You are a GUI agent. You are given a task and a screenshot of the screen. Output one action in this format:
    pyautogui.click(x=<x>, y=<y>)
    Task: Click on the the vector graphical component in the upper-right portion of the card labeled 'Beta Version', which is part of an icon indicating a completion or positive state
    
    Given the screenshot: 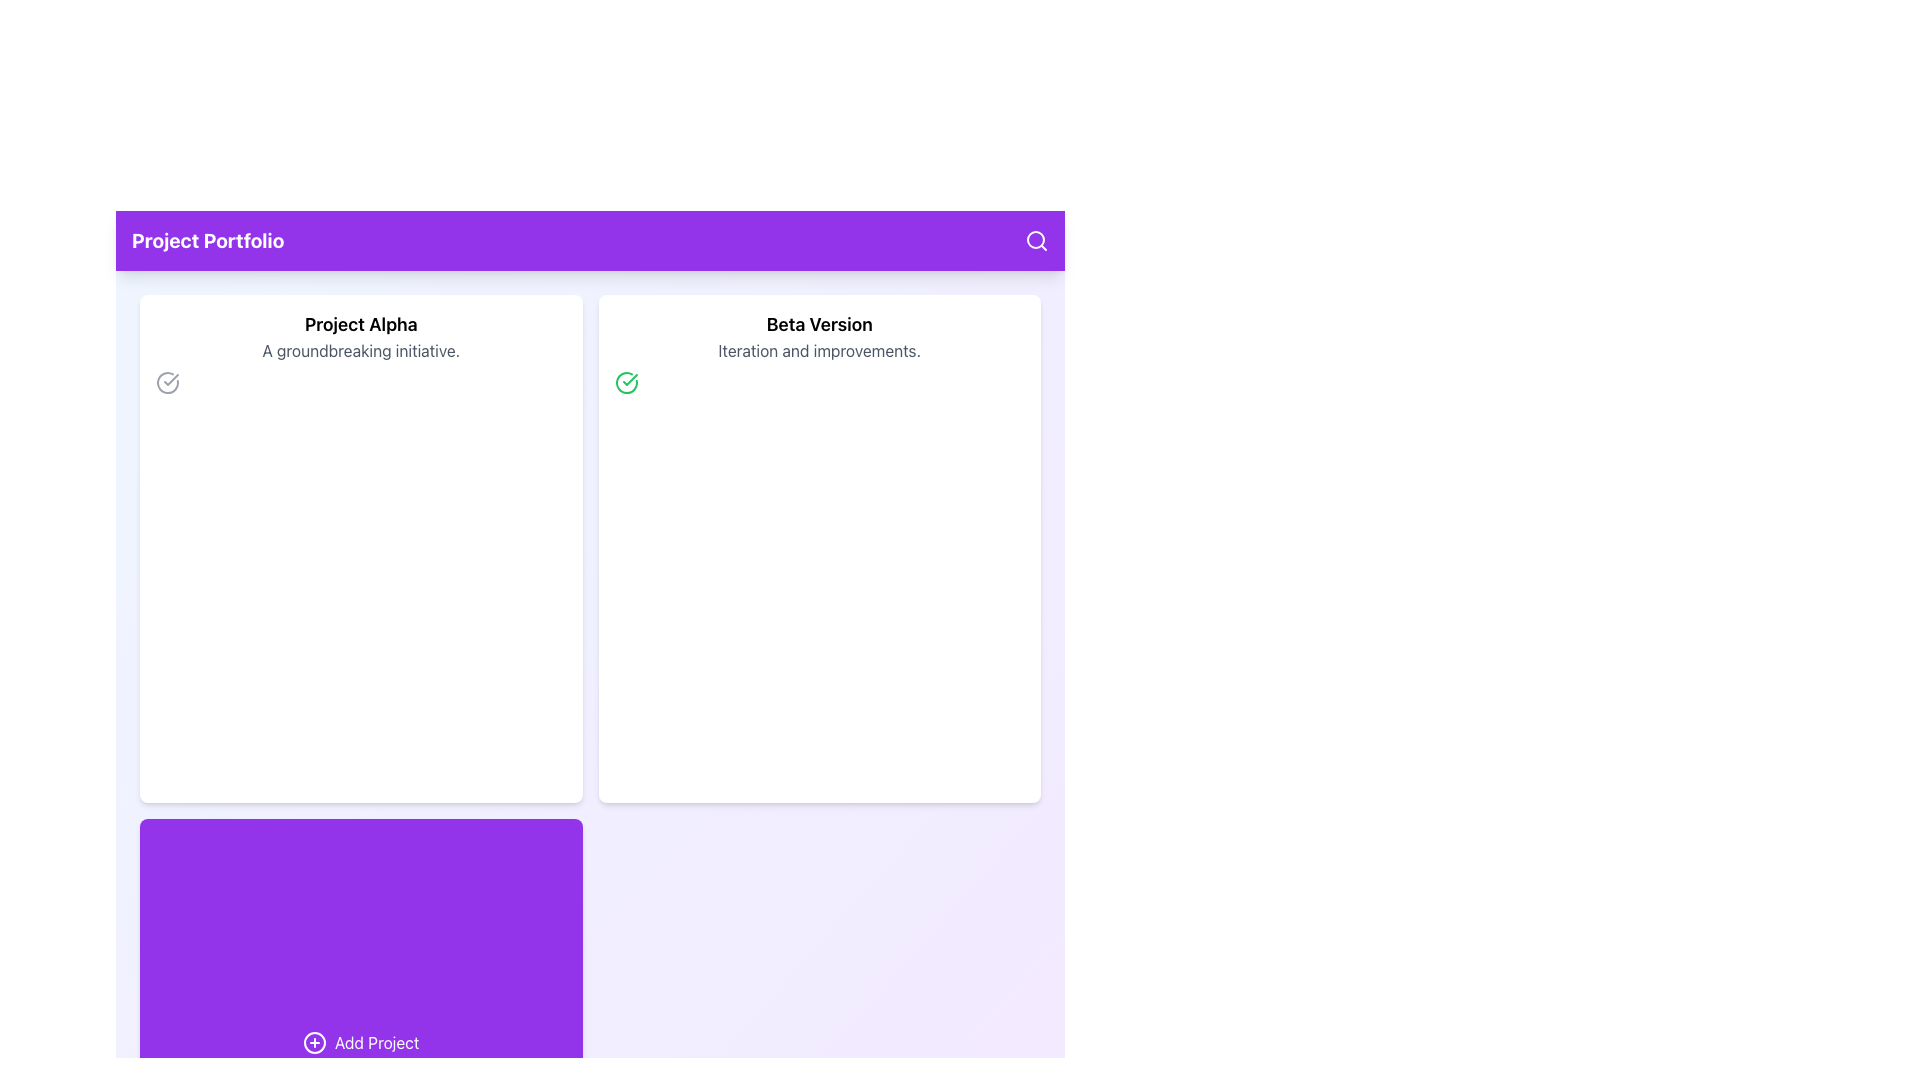 What is the action you would take?
    pyautogui.click(x=628, y=380)
    